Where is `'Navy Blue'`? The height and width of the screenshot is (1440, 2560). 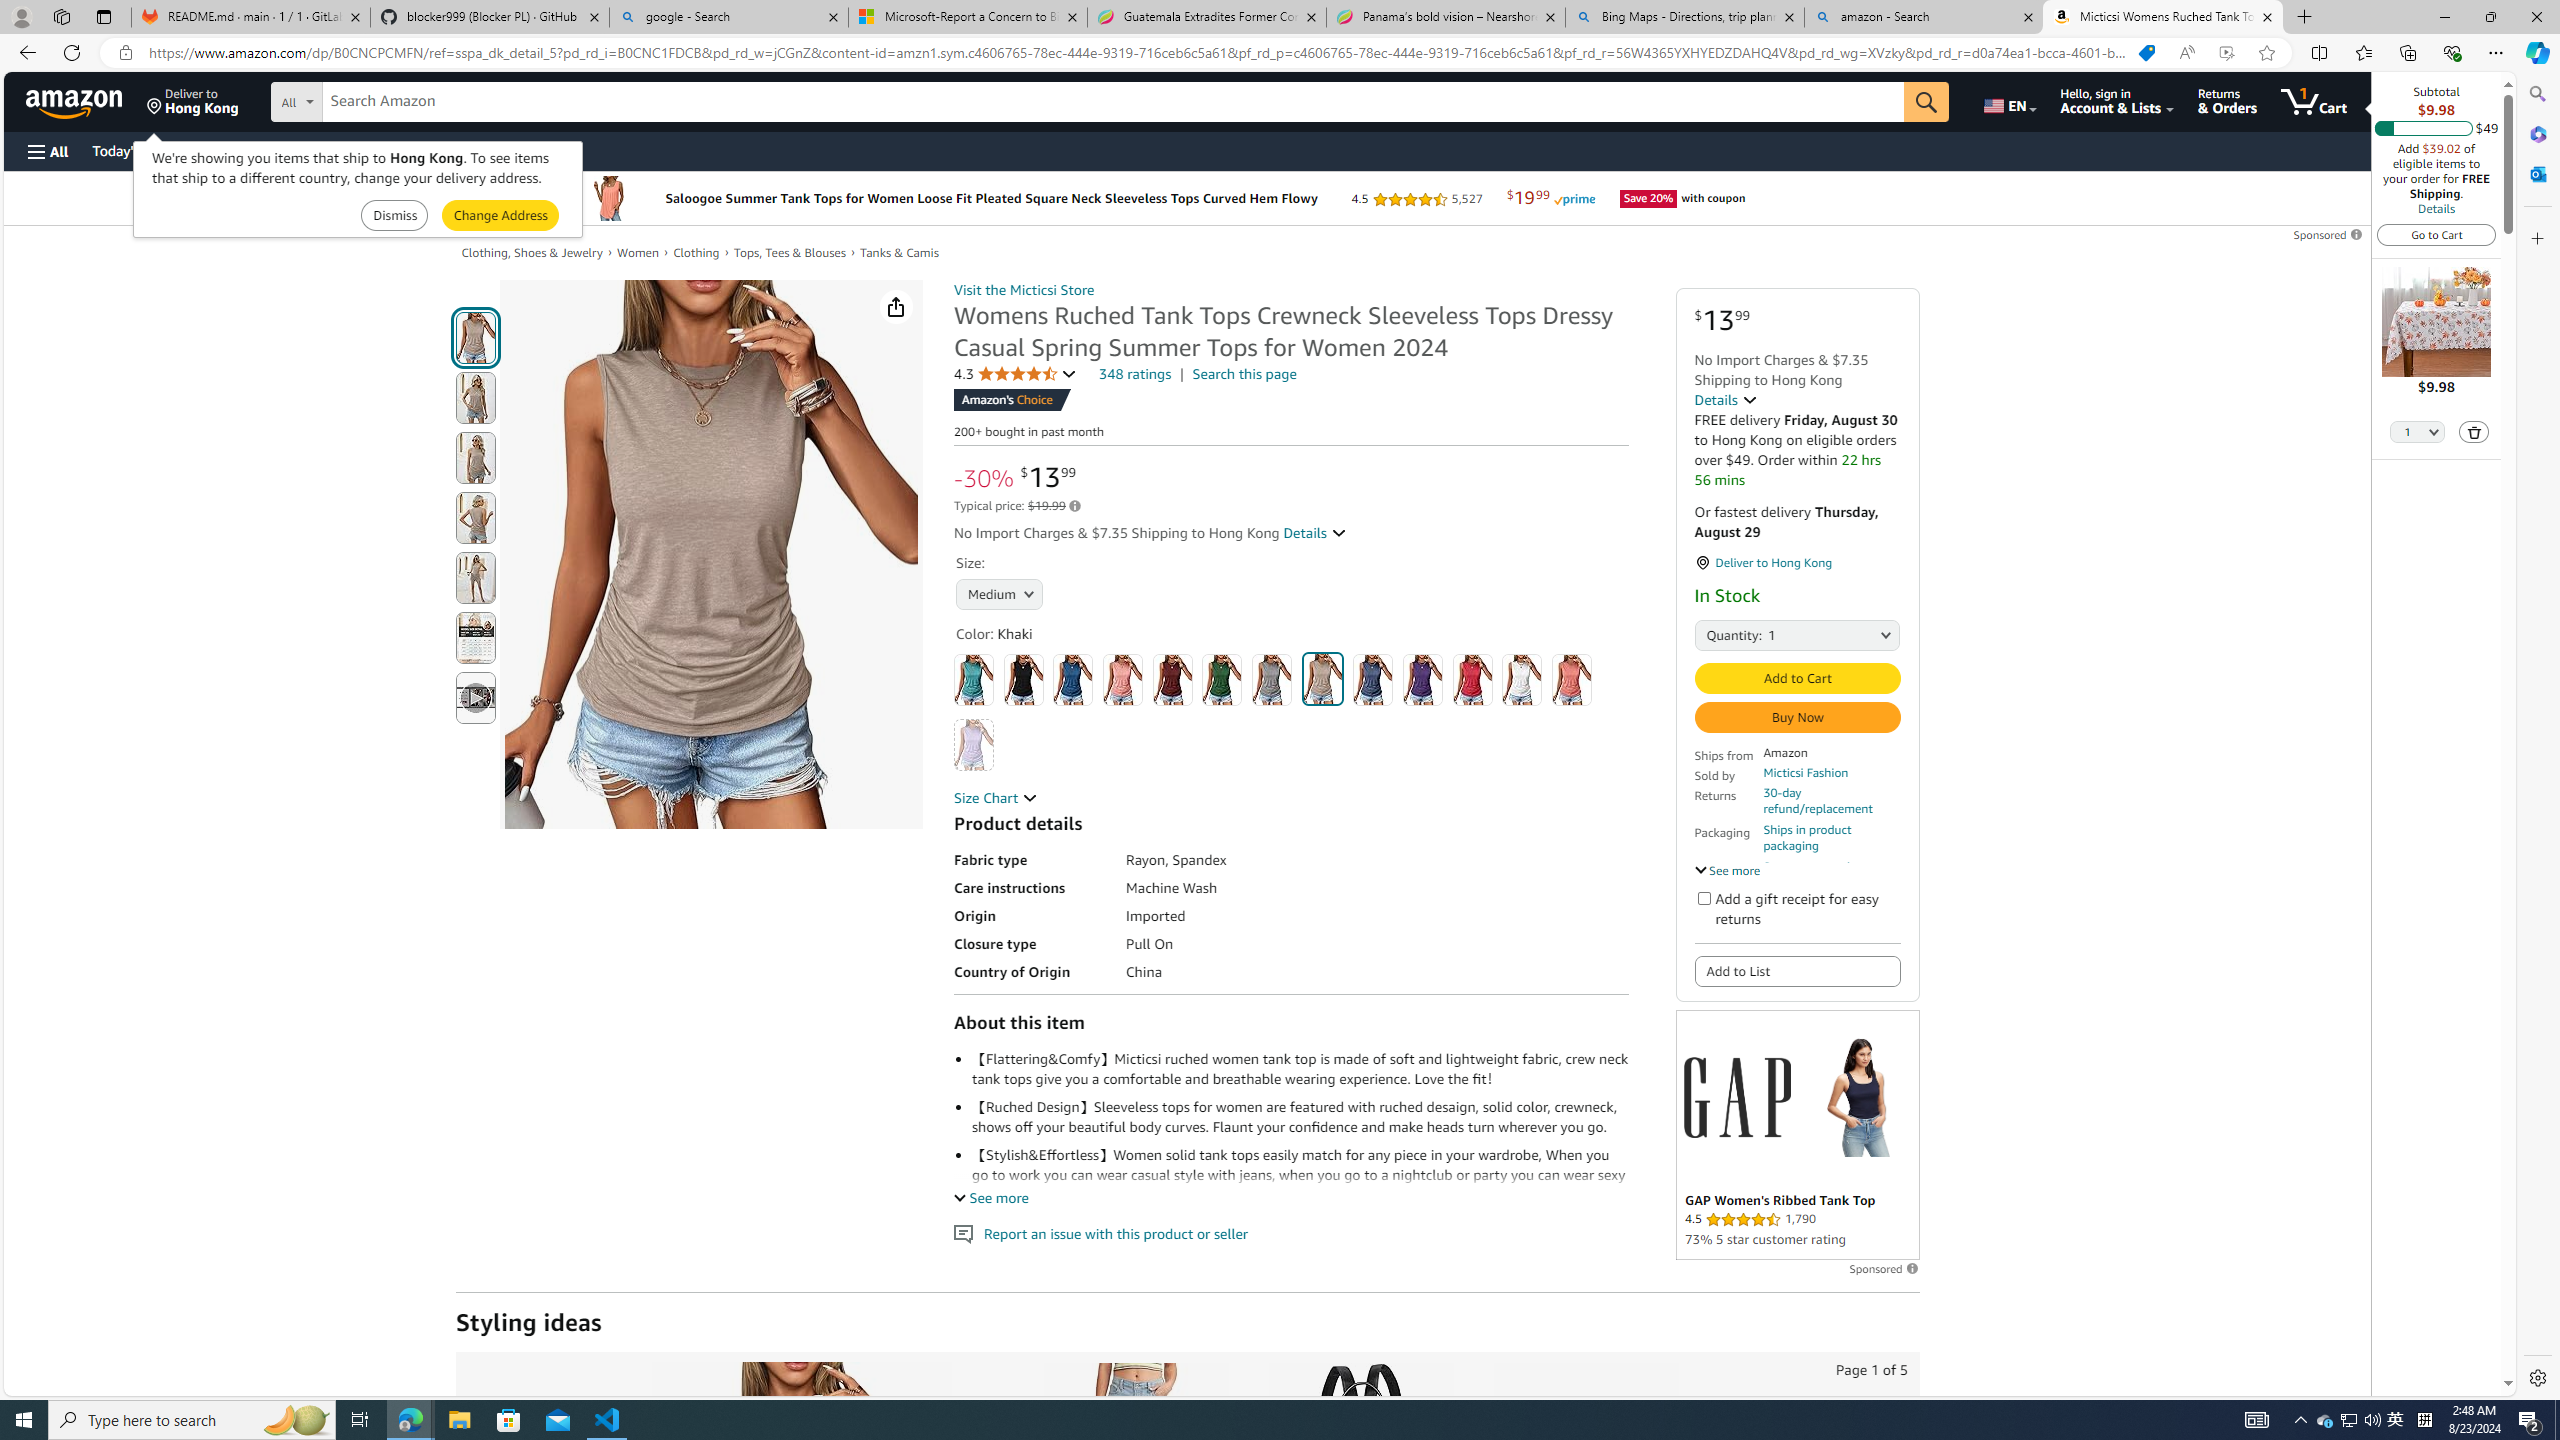 'Navy Blue' is located at coordinates (1373, 679).